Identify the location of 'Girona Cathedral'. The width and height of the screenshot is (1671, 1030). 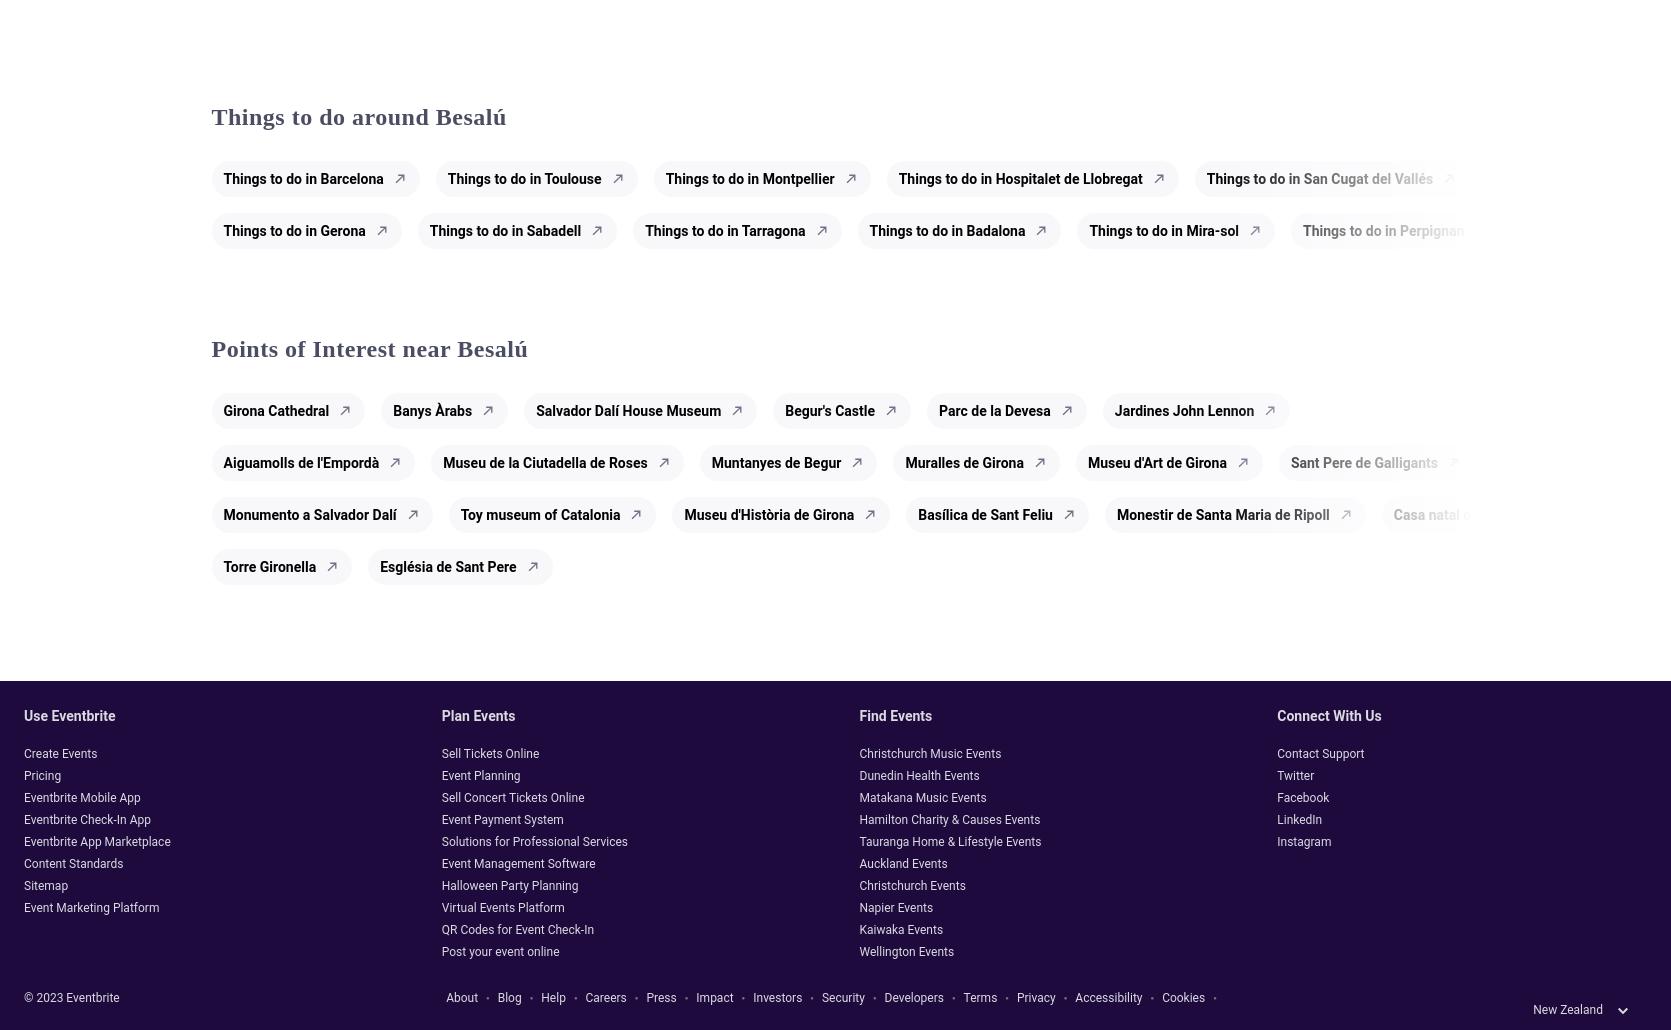
(276, 410).